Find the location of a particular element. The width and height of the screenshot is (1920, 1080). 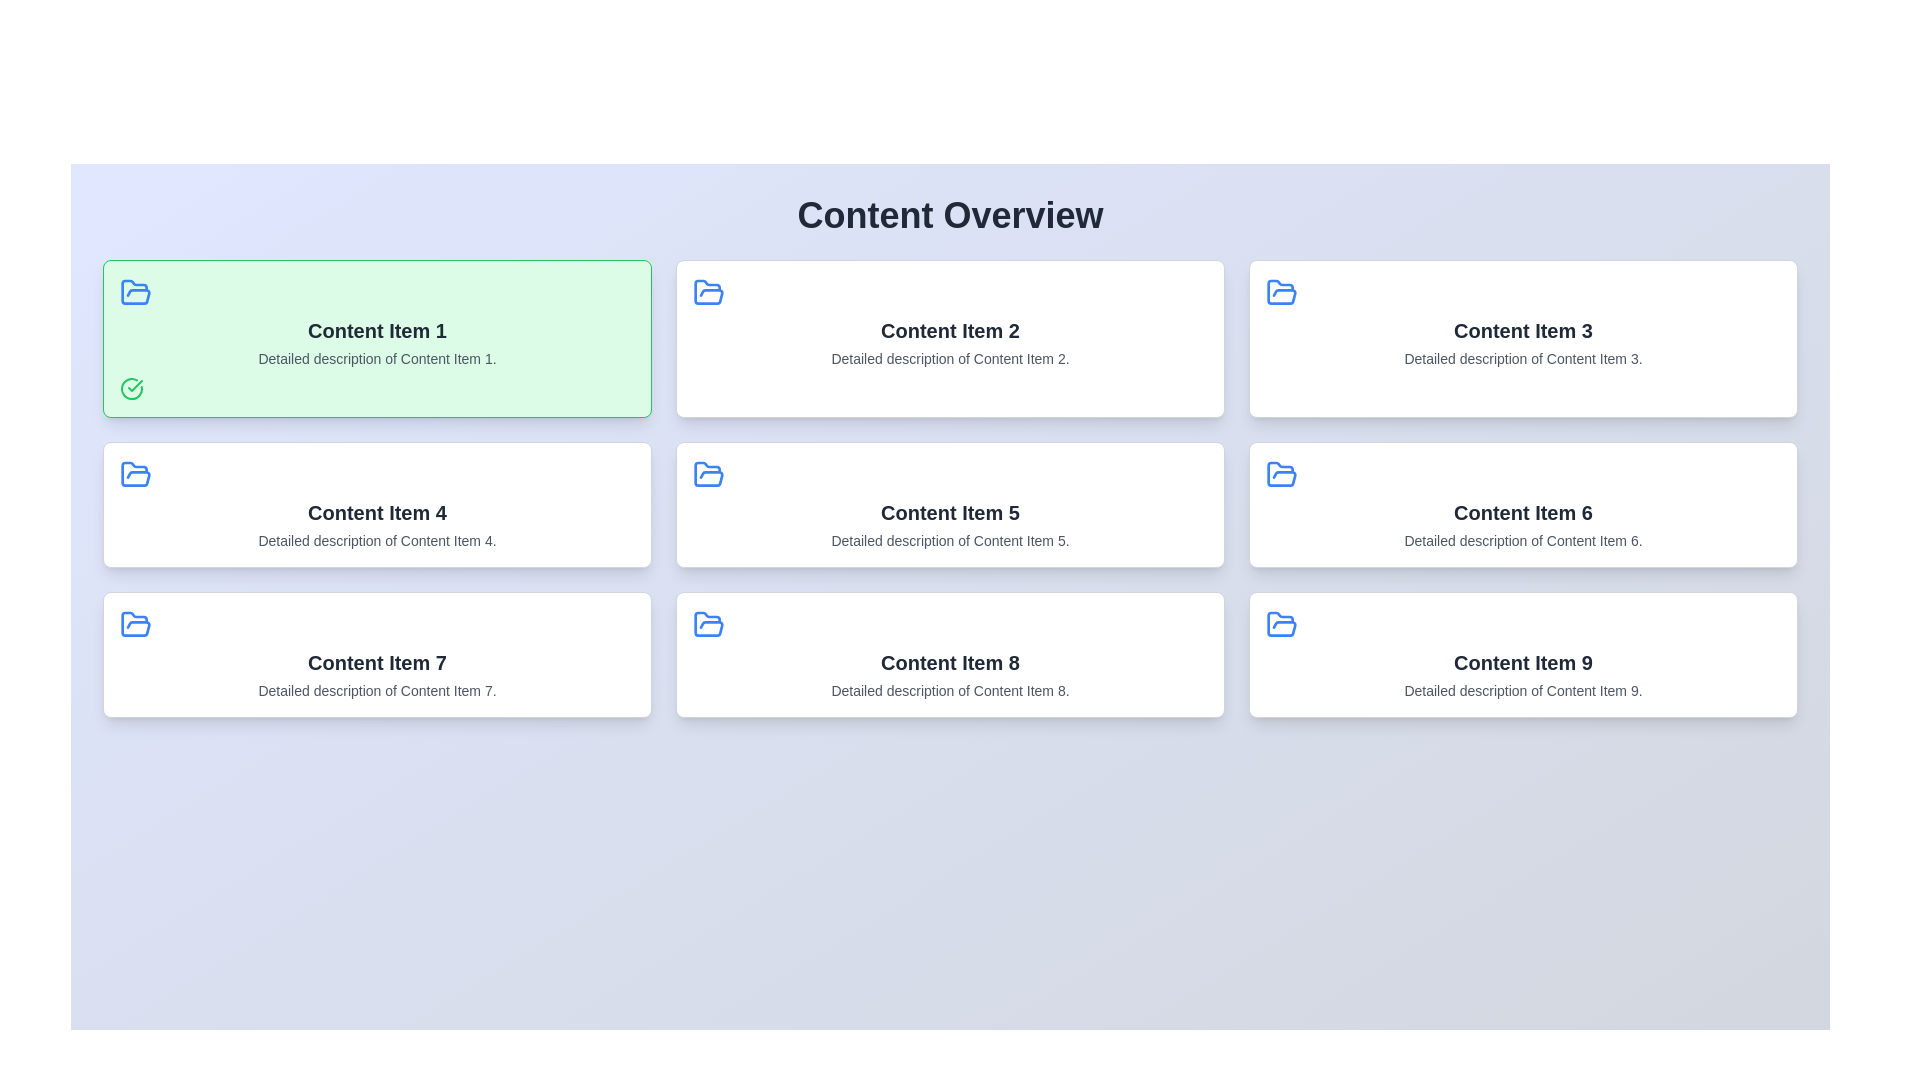

the green-colored checkmark icon within a circle, positioned in the leftmost section of the interface, corresponding to 'Content Item 1' is located at coordinates (134, 385).